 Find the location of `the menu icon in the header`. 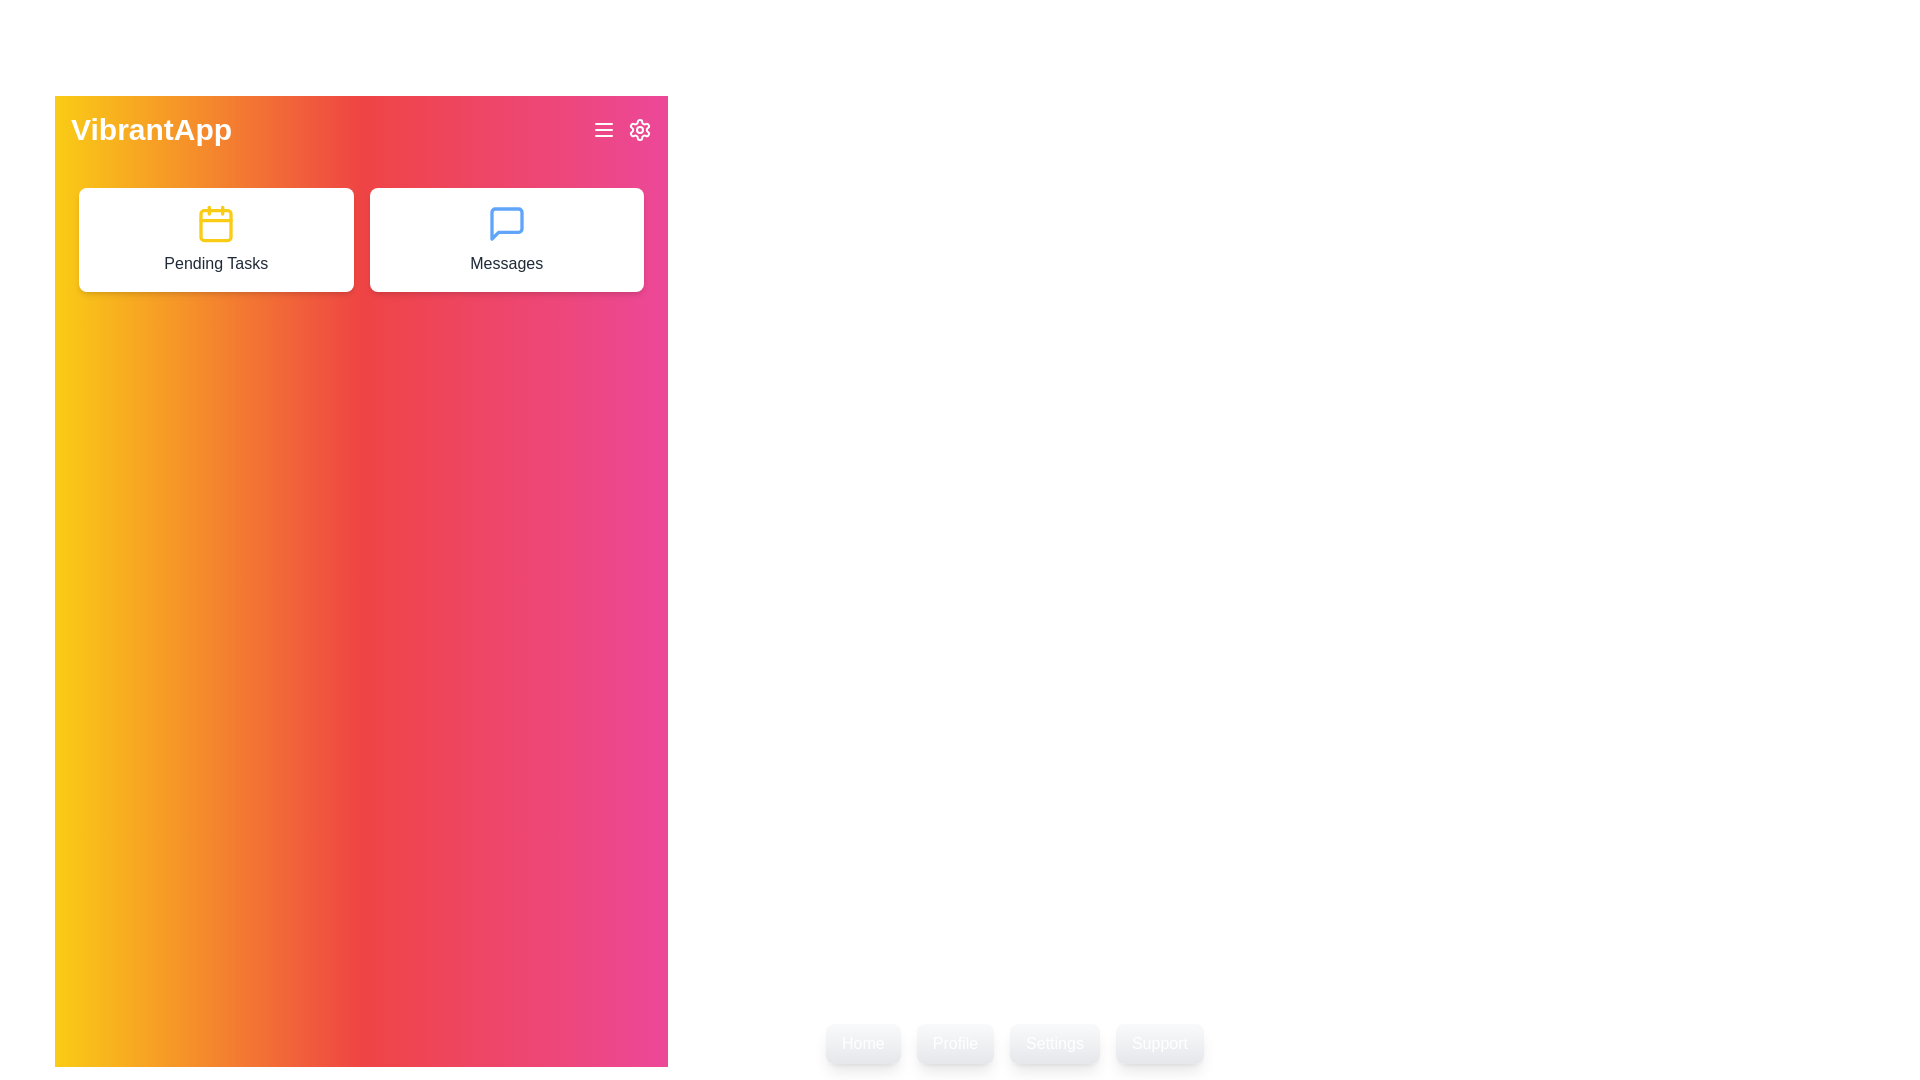

the menu icon in the header is located at coordinates (603, 130).